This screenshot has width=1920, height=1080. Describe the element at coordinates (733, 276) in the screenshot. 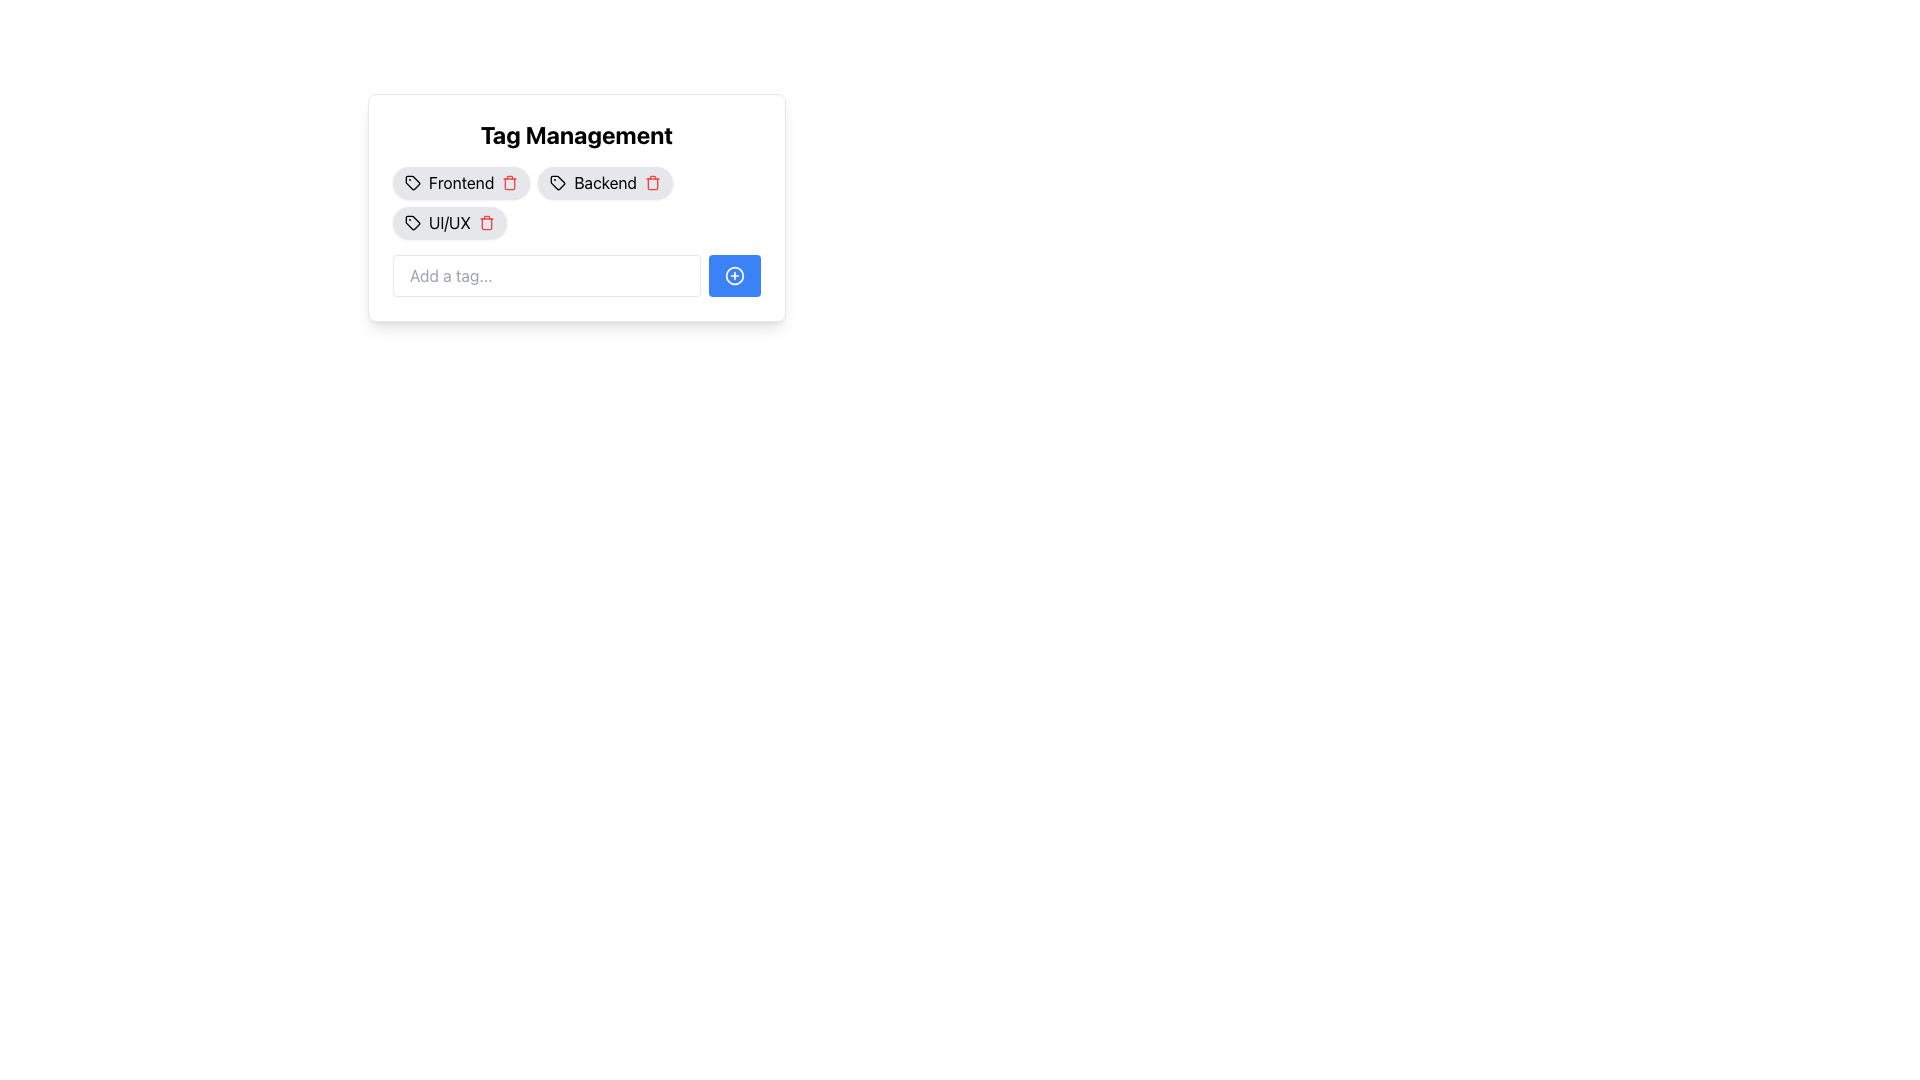

I see `the circular button with a blue background located at the bottom-right corner of the tag management interface` at that location.